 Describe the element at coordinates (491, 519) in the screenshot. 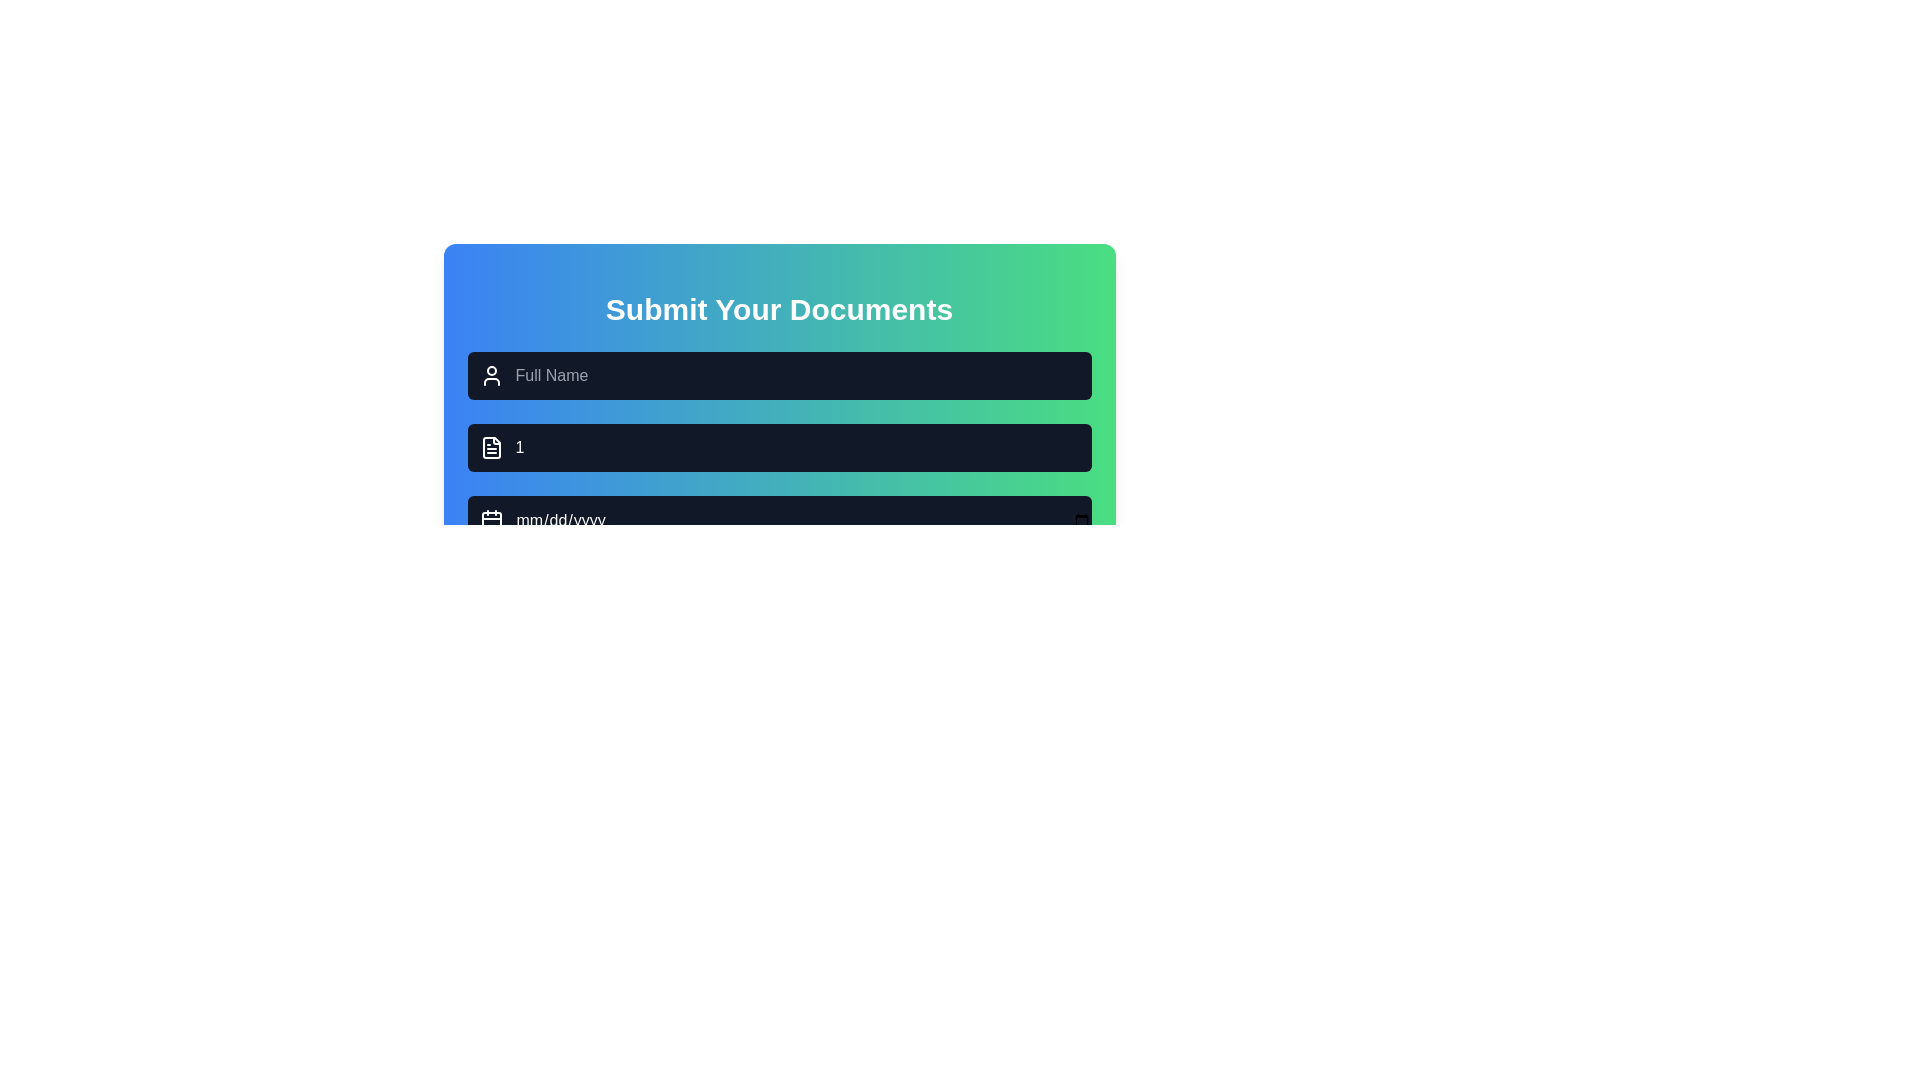

I see `the date input icon located to the left of the date input field under the 'Submit Your Documents' heading` at that location.